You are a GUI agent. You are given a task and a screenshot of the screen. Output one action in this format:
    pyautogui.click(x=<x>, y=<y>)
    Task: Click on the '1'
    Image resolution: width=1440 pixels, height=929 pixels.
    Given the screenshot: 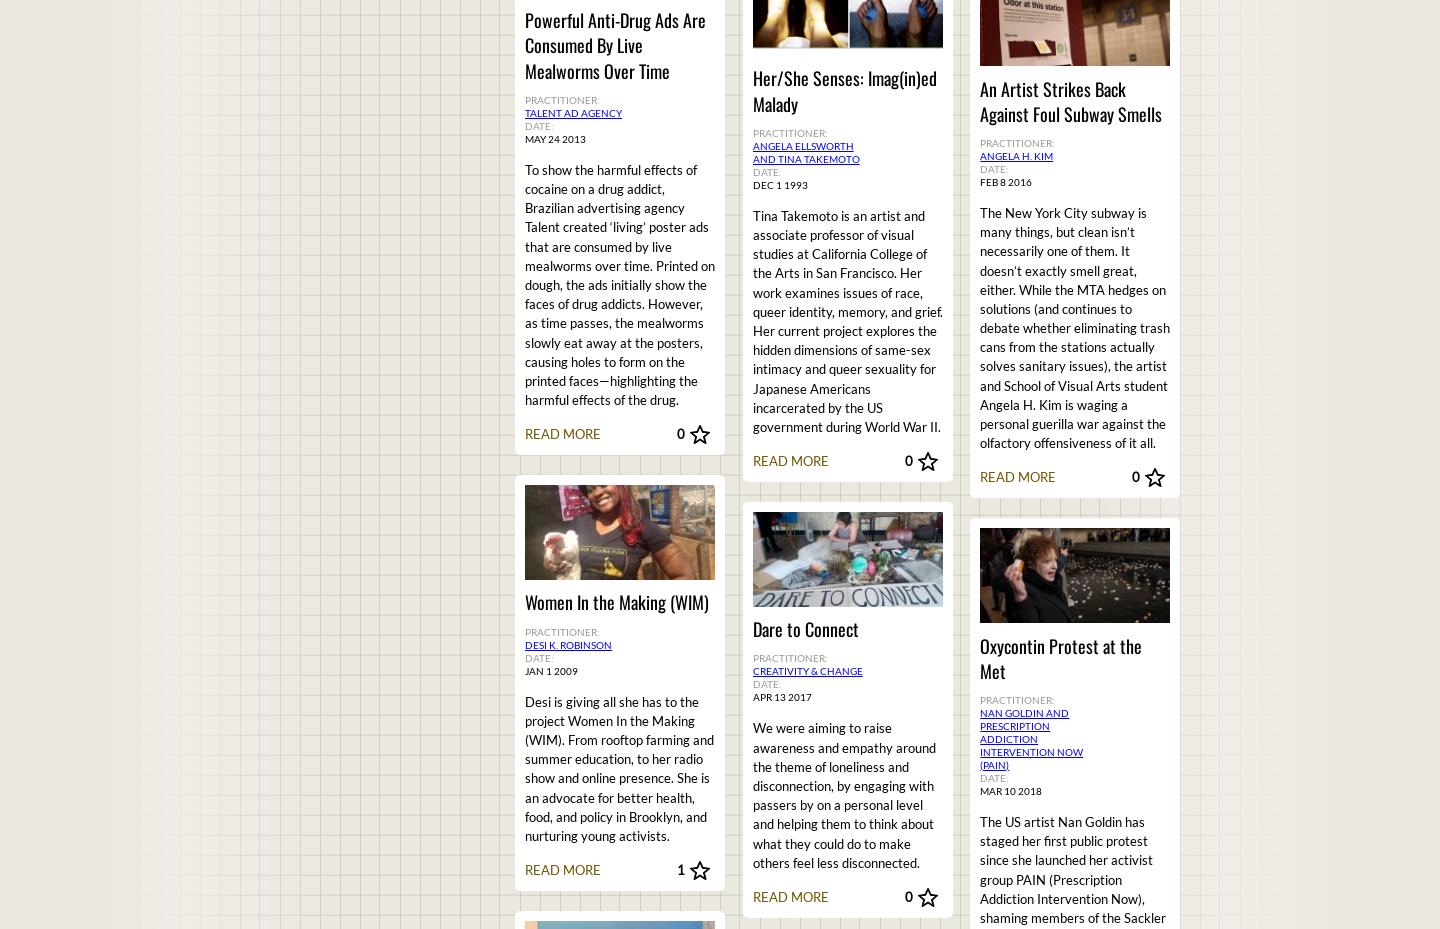 What is the action you would take?
    pyautogui.click(x=676, y=870)
    